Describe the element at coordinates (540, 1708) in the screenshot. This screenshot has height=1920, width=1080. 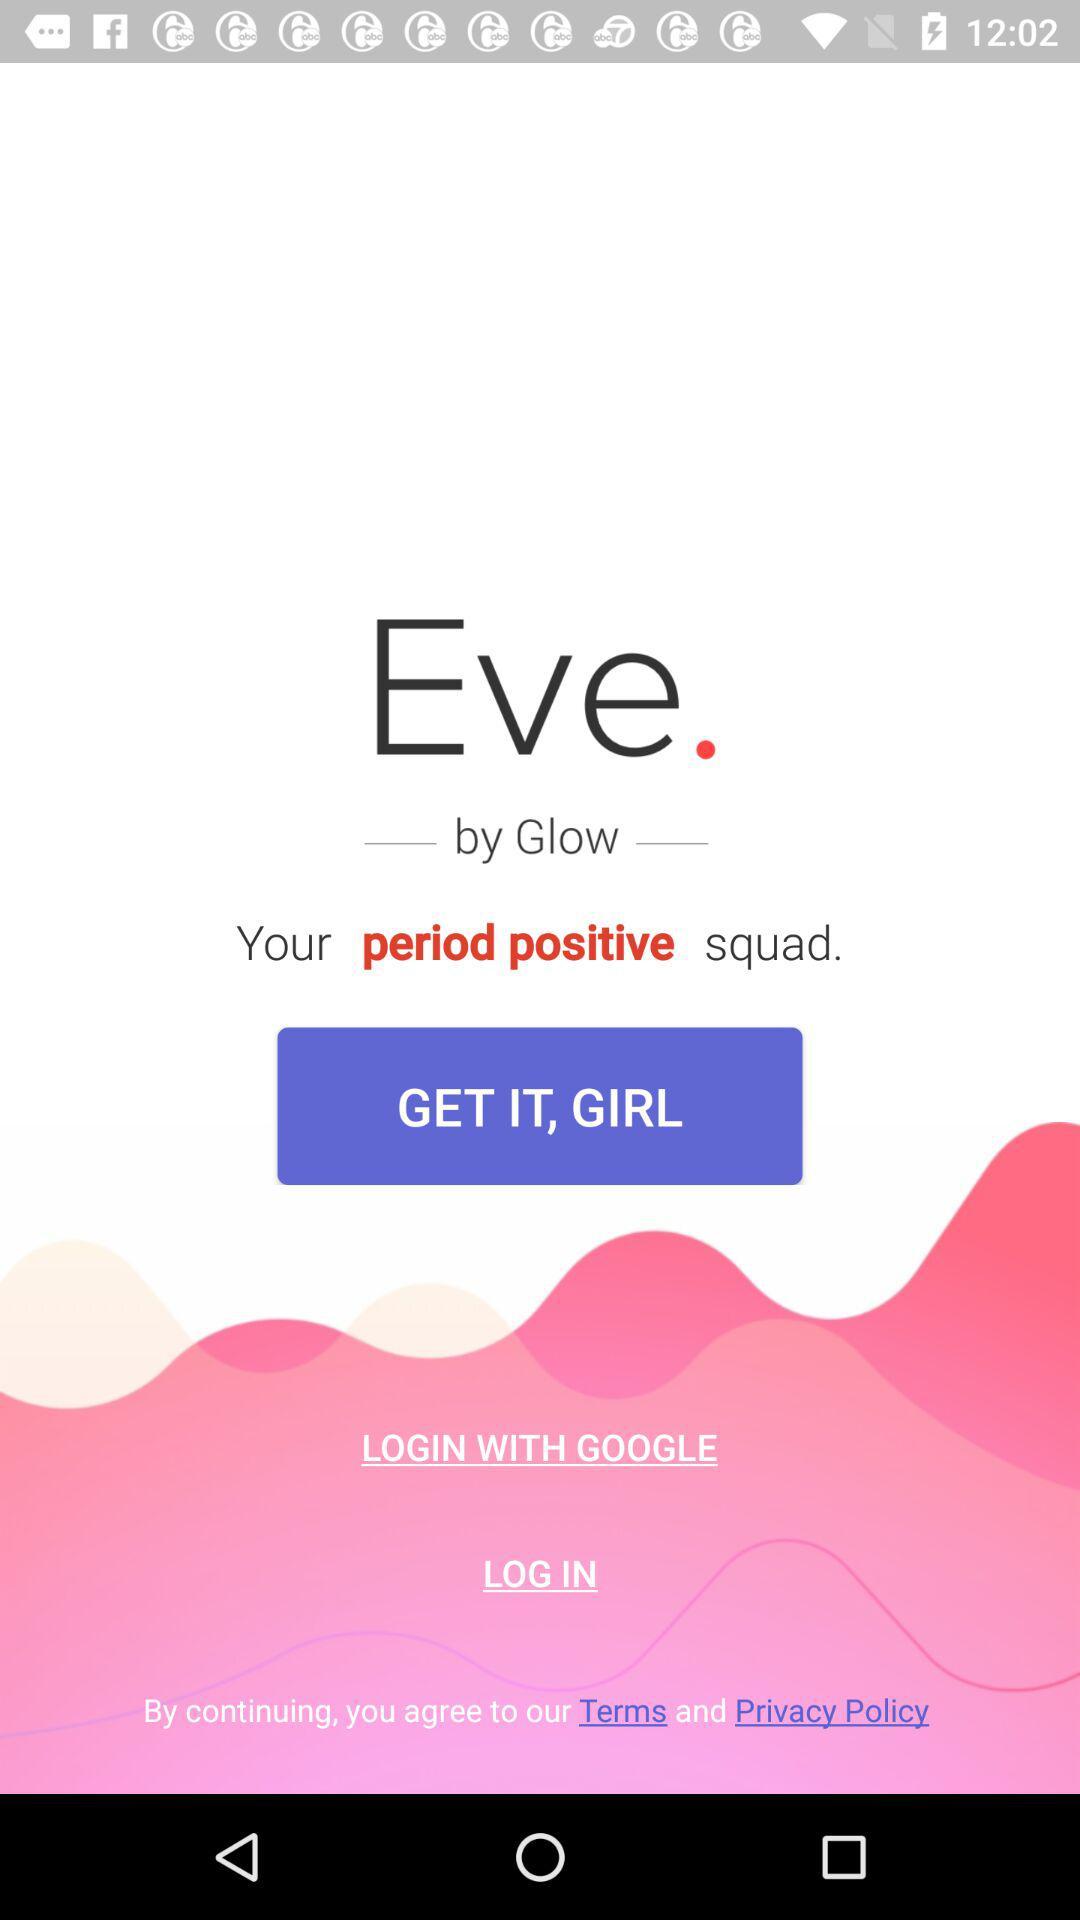
I see `the by continuing you icon` at that location.